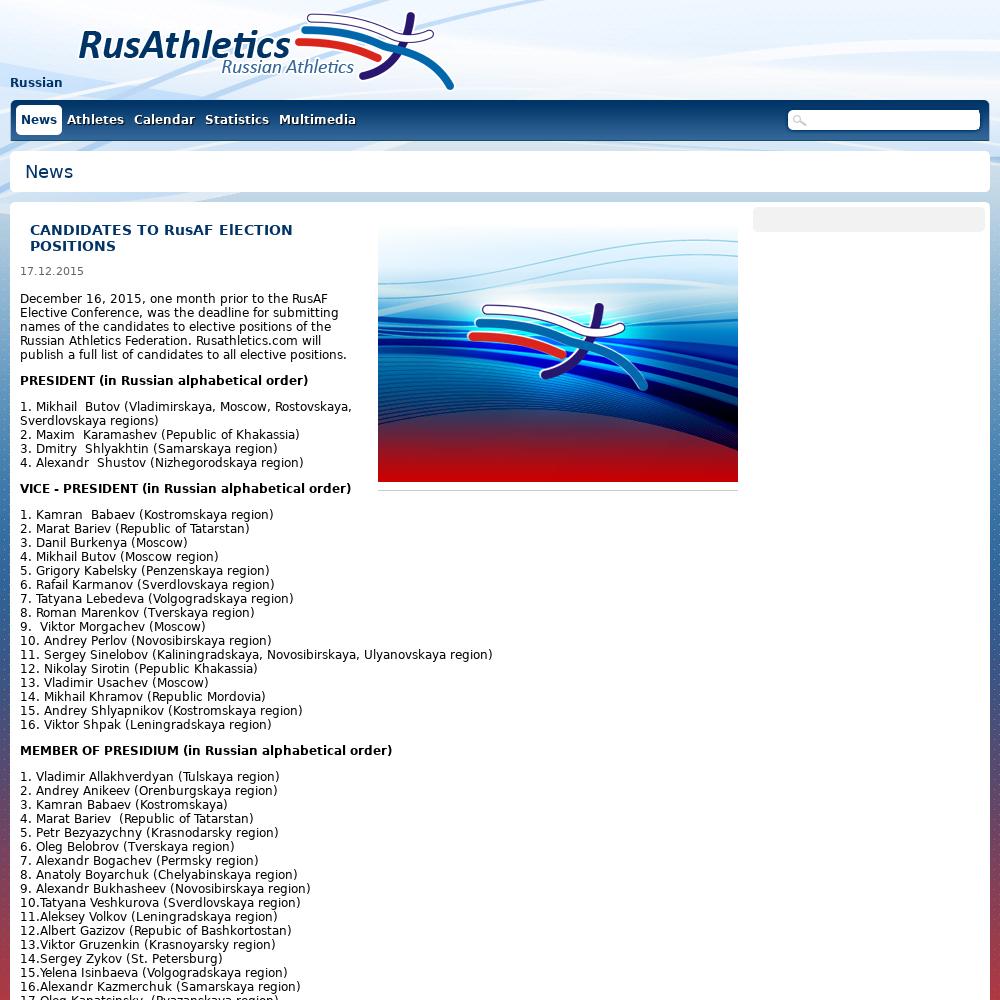 The image size is (1000, 1000). Describe the element at coordinates (159, 875) in the screenshot. I see `'8. Anatoly Boyarchuk (Chelyabinskaya region)'` at that location.